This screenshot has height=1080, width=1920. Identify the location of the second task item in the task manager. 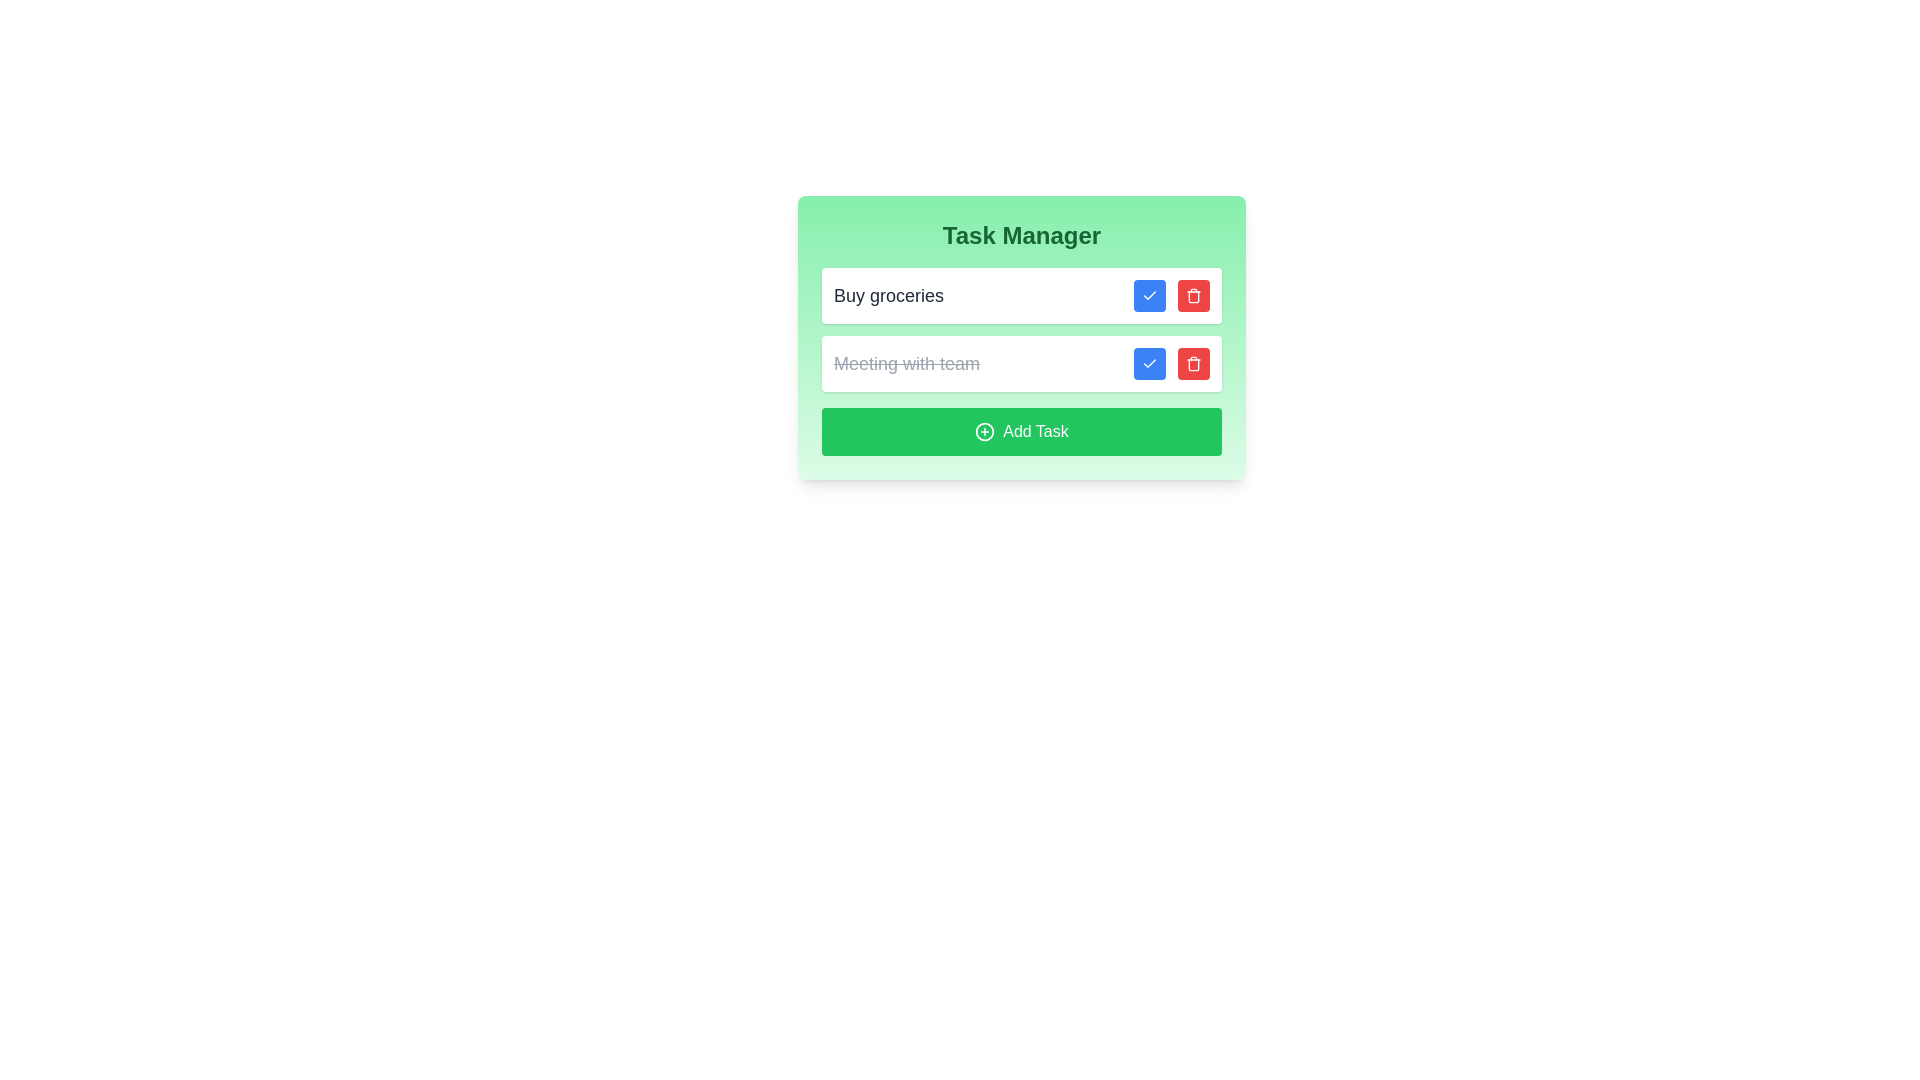
(1022, 337).